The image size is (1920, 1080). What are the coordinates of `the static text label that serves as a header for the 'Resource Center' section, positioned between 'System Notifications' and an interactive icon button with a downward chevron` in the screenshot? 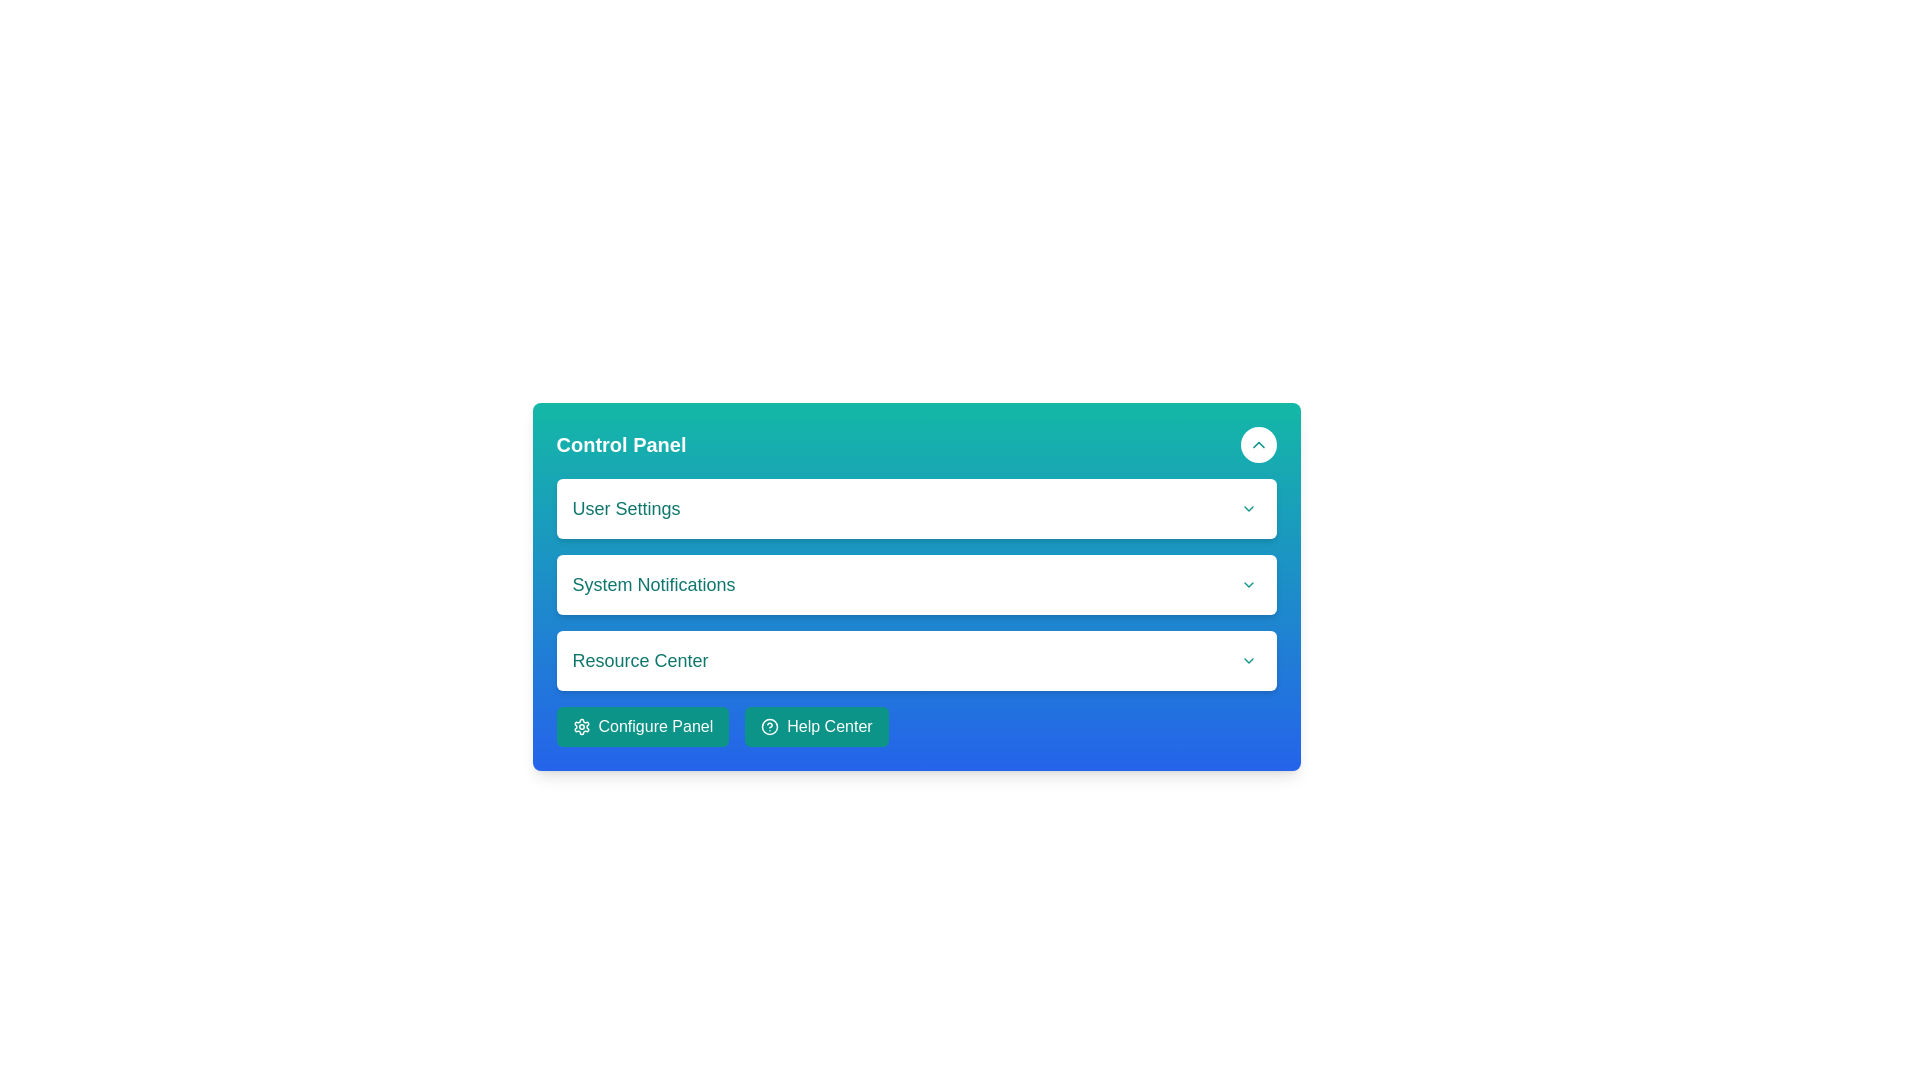 It's located at (640, 660).